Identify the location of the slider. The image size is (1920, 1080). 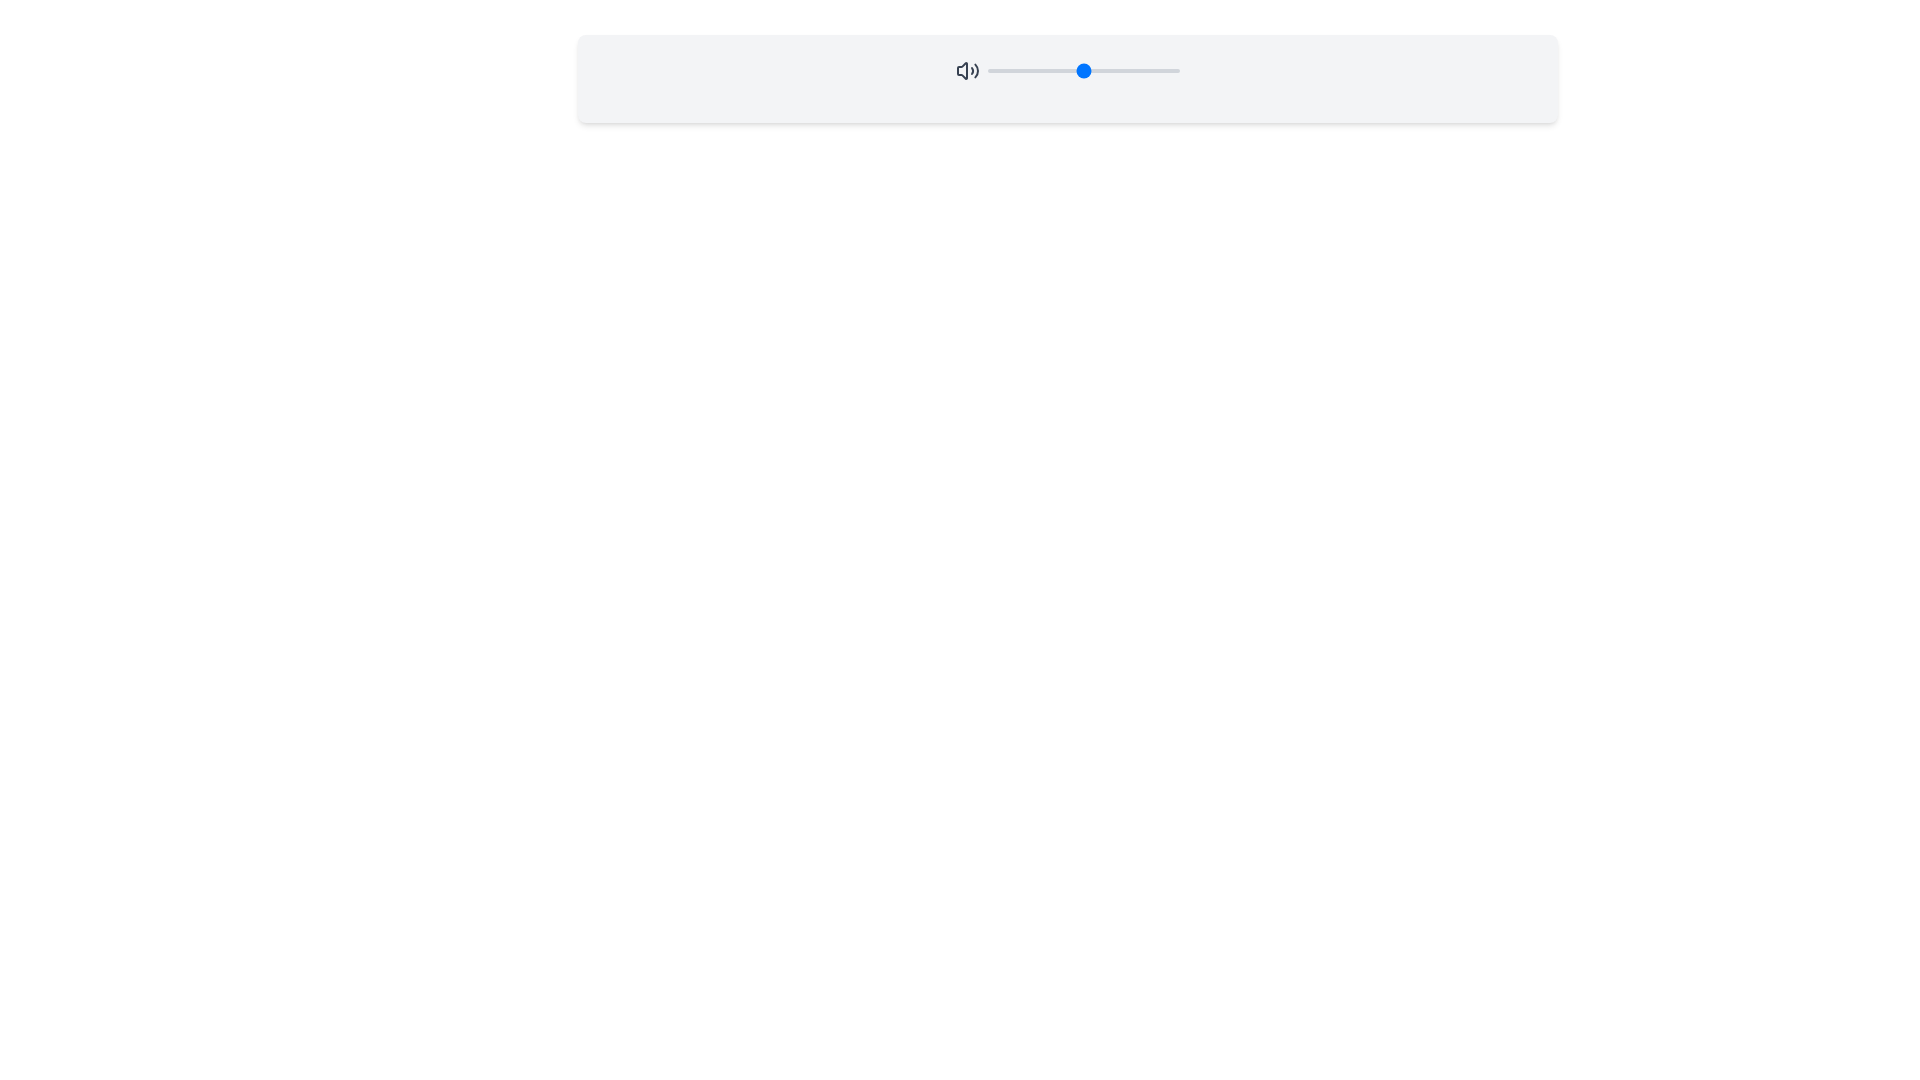
(1081, 69).